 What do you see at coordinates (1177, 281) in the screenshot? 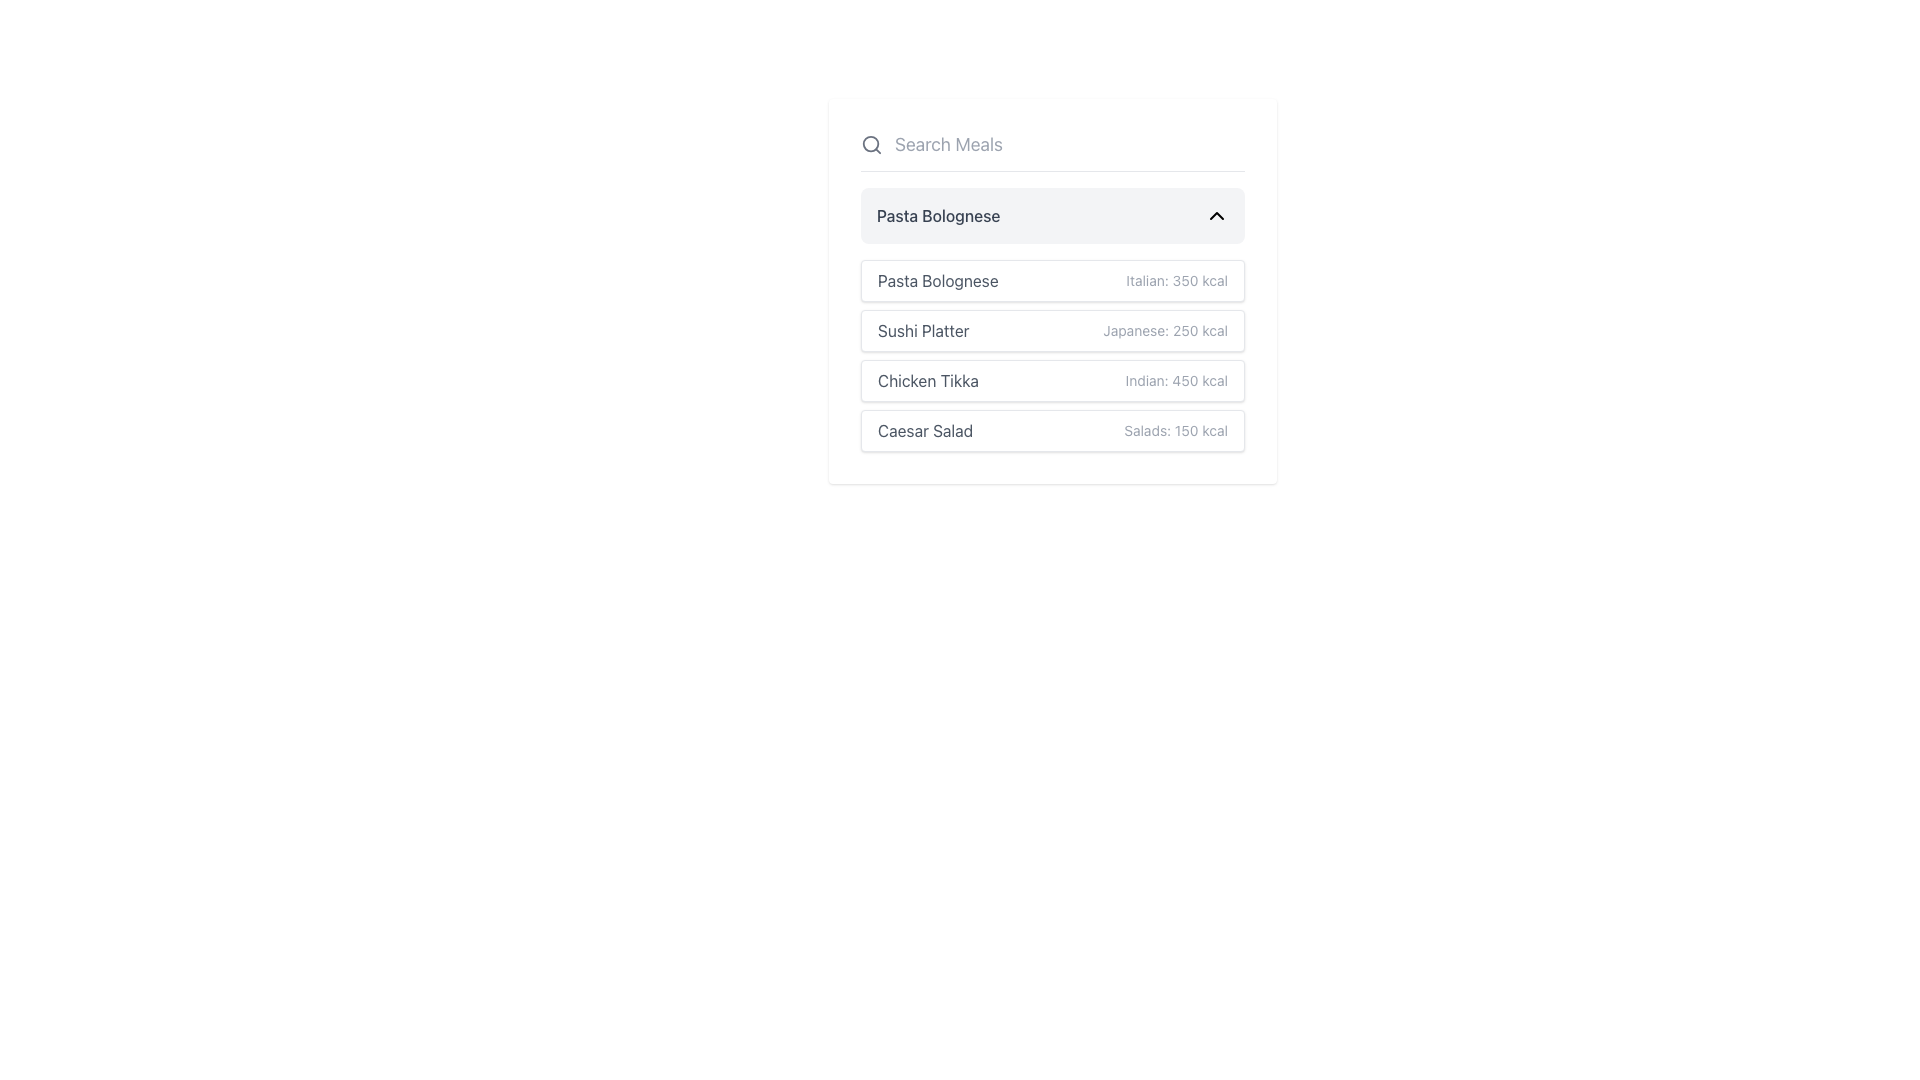
I see `the Text Label that provides information about the cuisine type 'Italian' and calorie count '350 kcal' for the food item 'Pasta Bolognese'` at bounding box center [1177, 281].